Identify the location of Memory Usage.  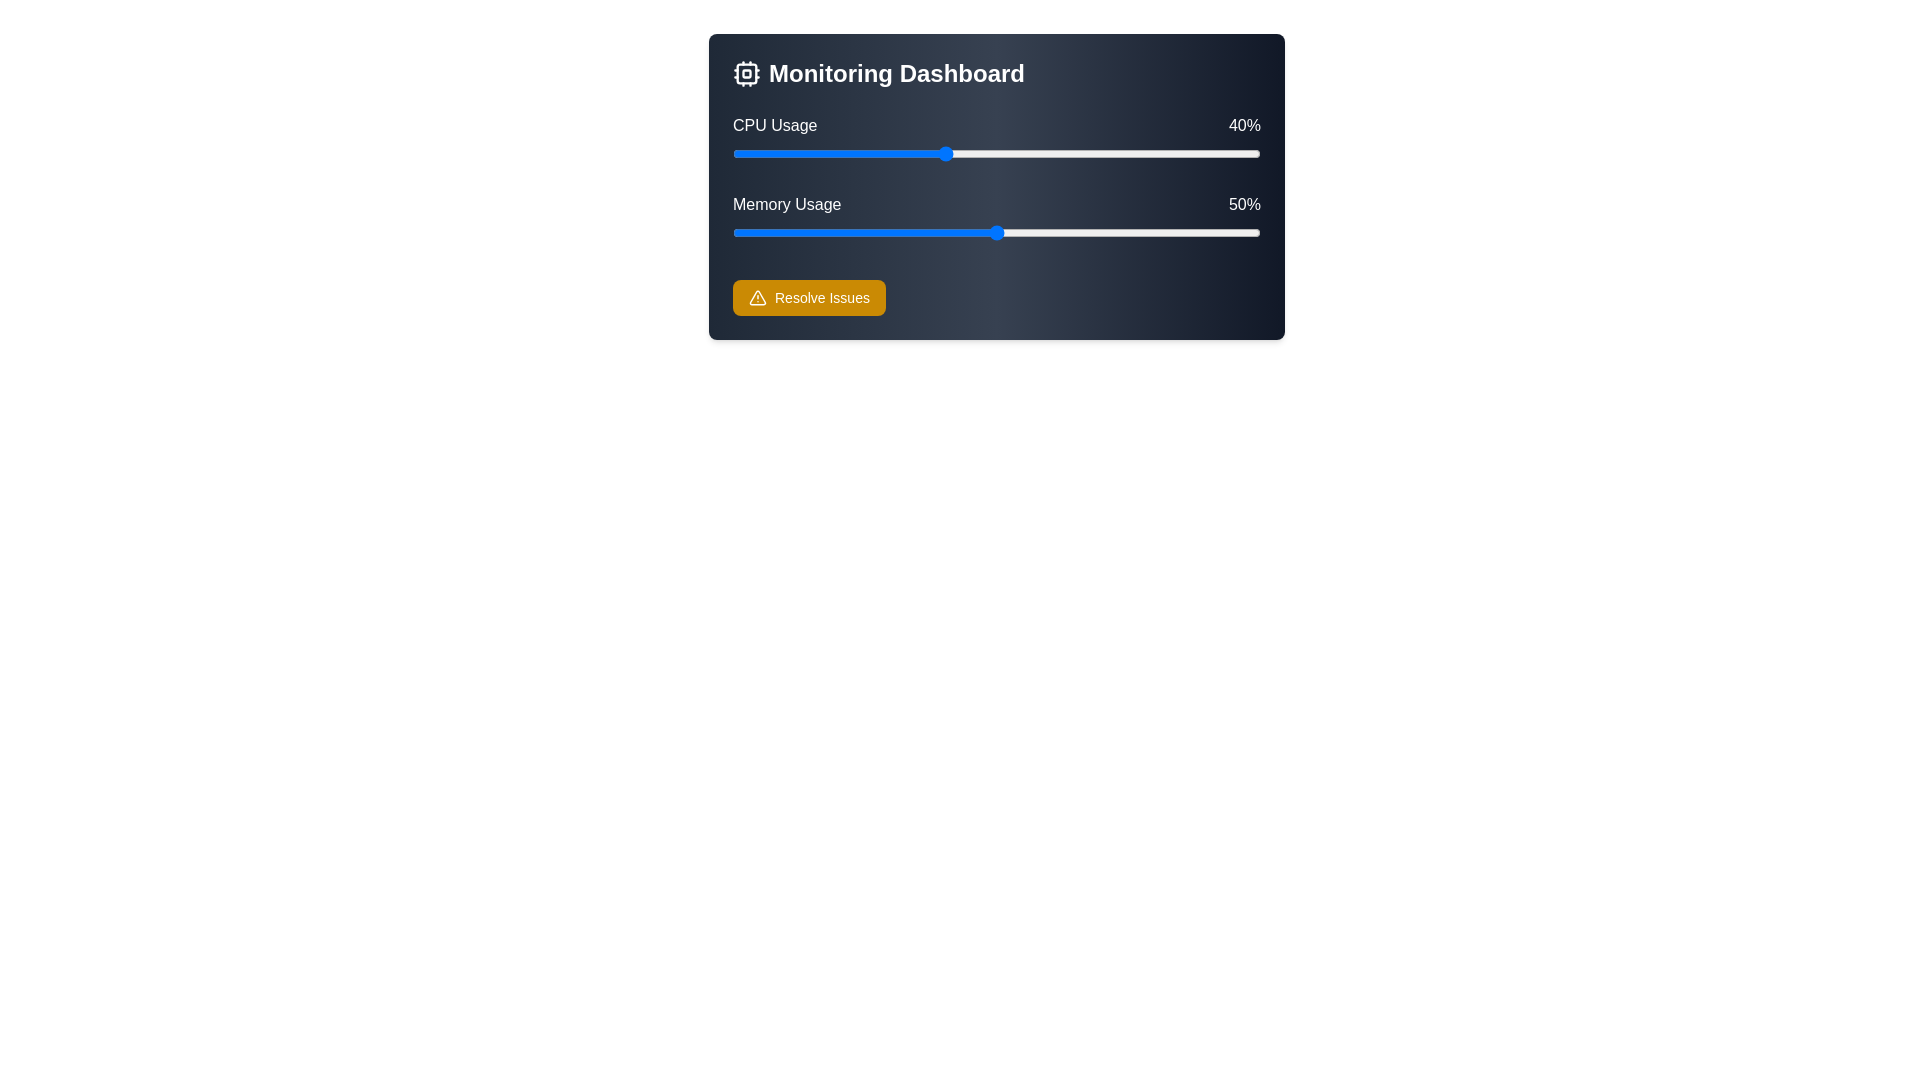
(1150, 231).